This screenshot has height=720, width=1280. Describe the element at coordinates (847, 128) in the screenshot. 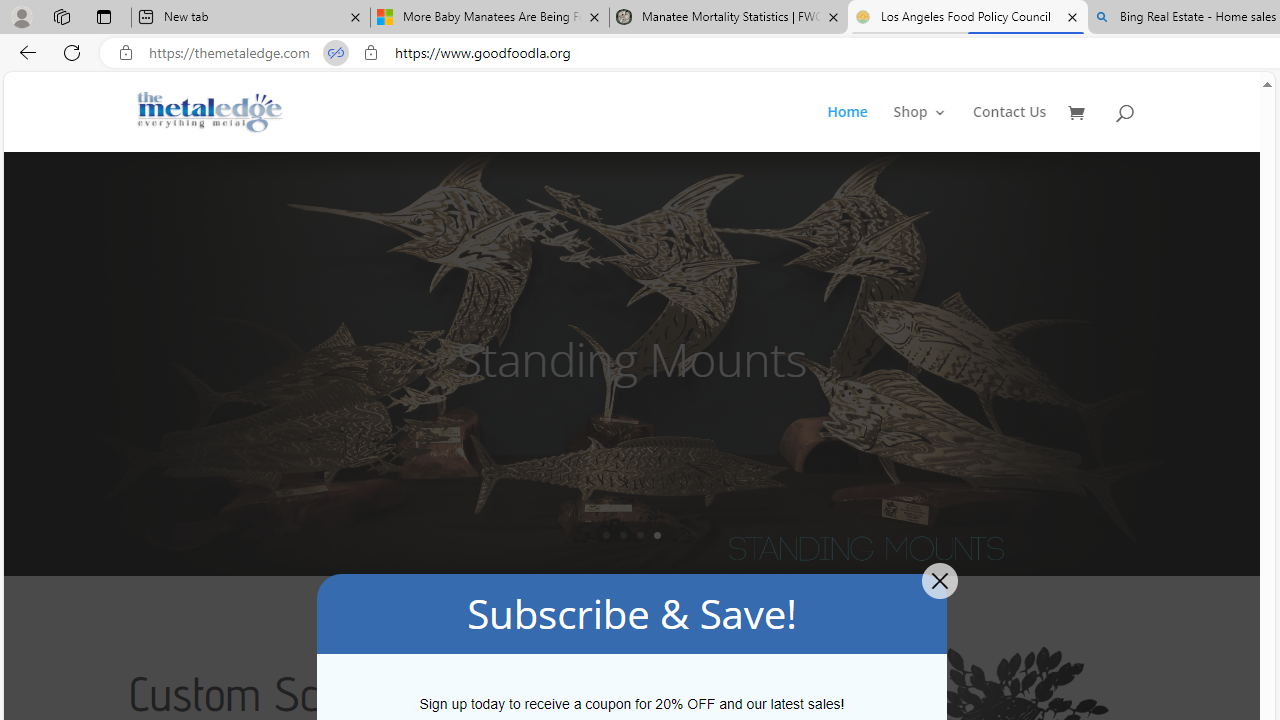

I see `'Home'` at that location.